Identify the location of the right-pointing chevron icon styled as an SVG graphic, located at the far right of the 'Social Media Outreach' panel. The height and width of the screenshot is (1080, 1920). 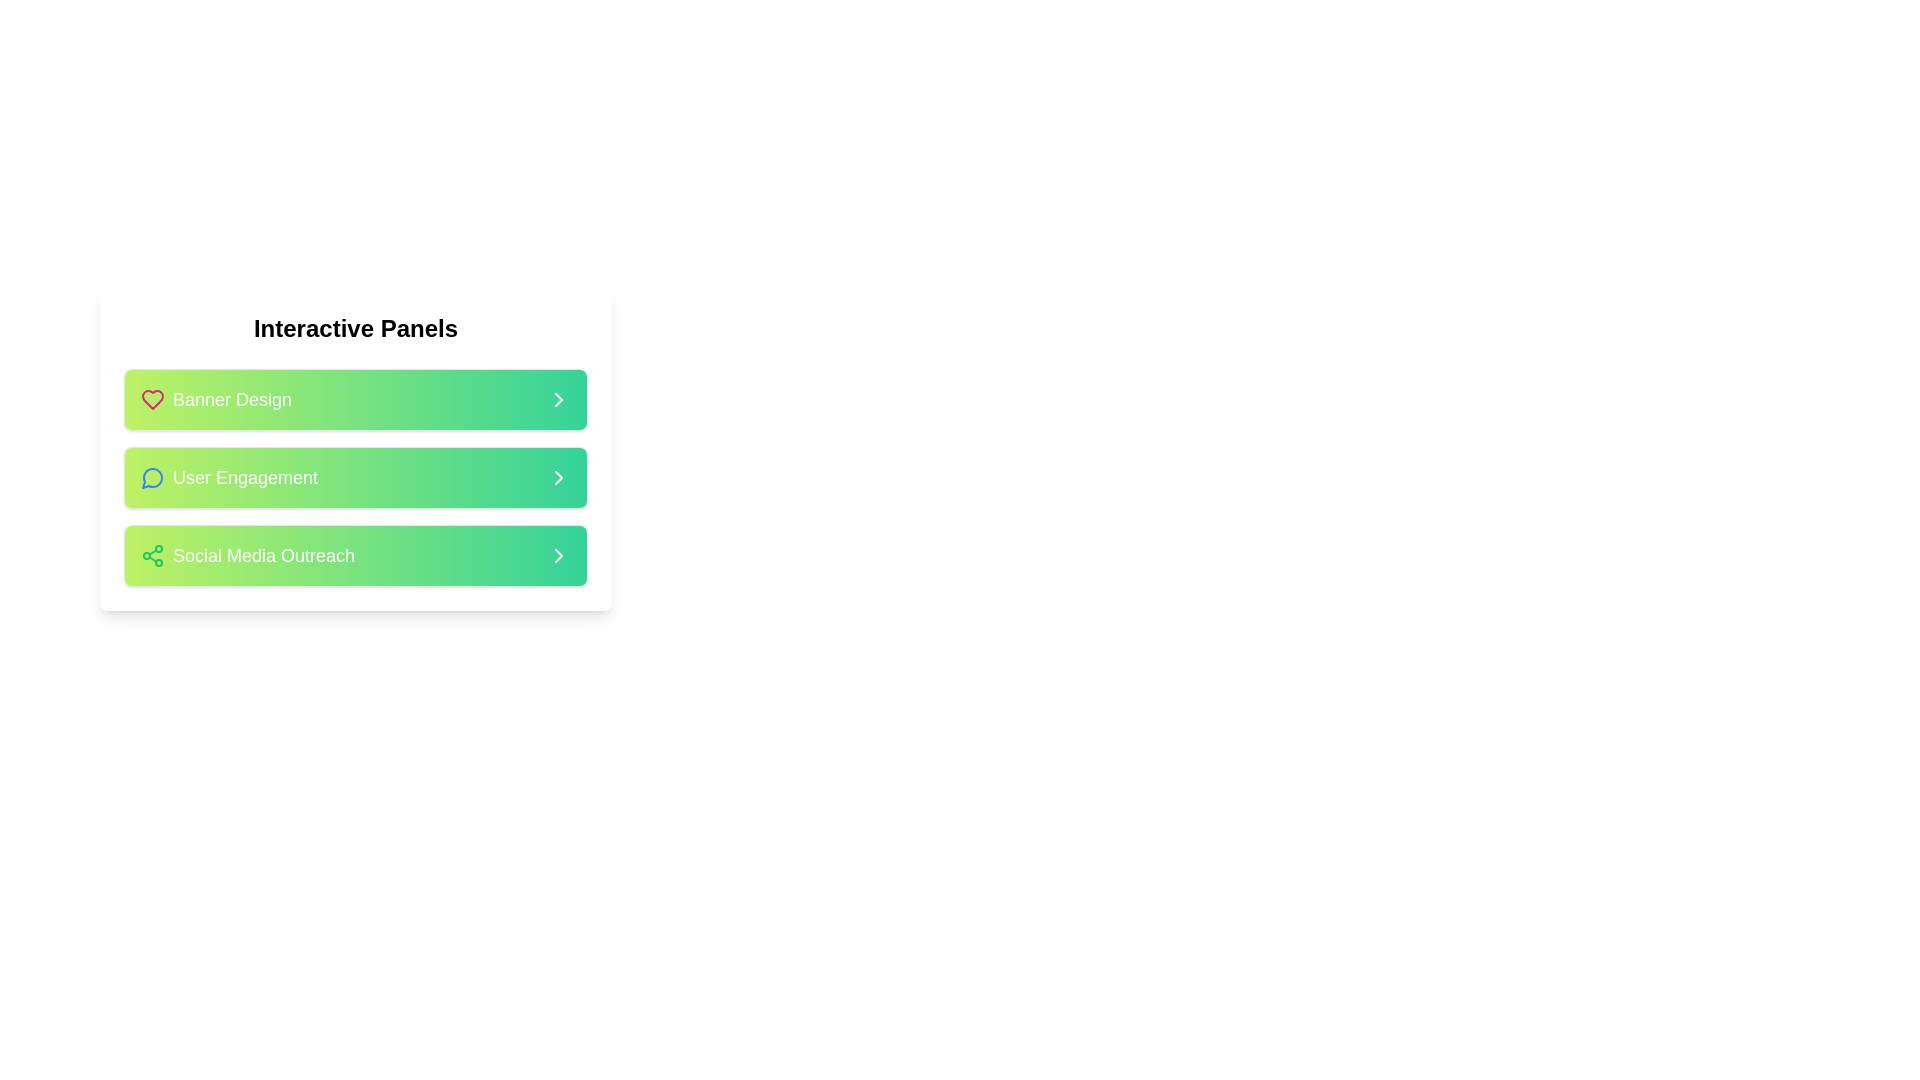
(558, 555).